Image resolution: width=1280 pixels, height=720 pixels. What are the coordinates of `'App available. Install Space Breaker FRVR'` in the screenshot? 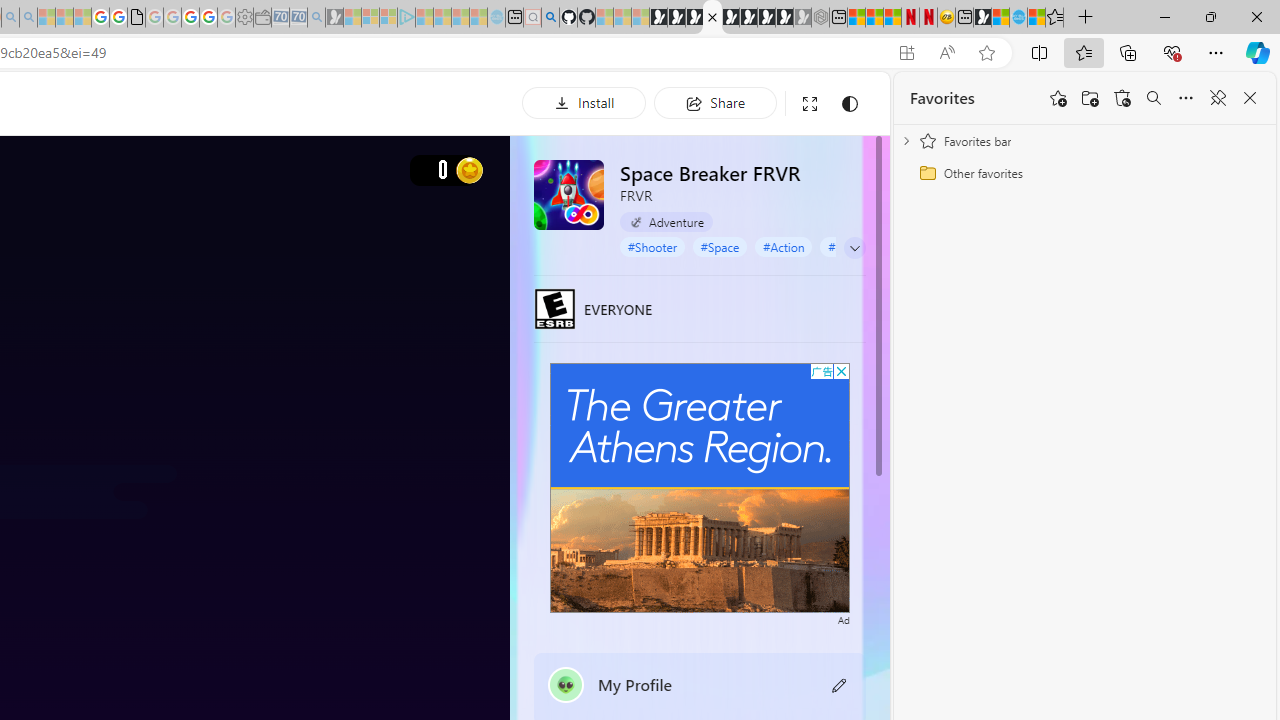 It's located at (905, 52).